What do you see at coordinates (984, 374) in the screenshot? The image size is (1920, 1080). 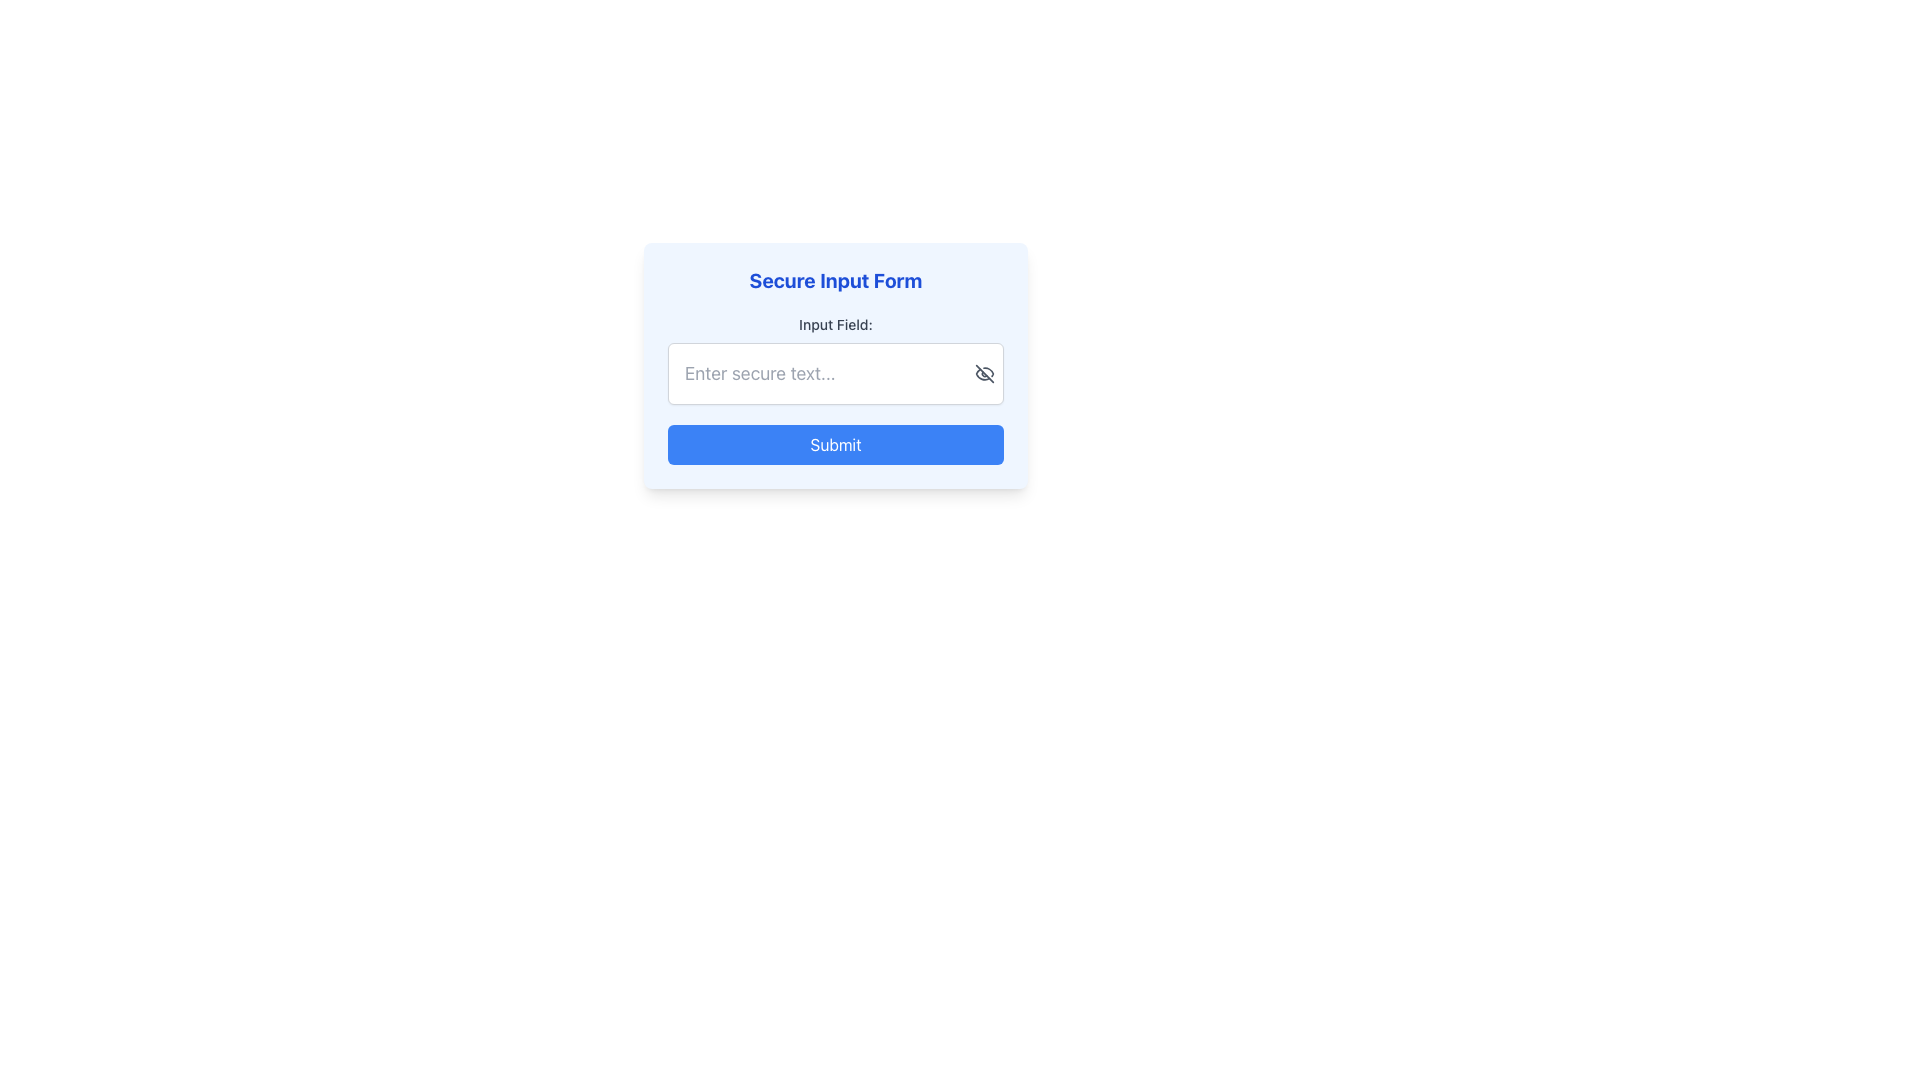 I see `the eye-shaped icon with a strikethrough` at bounding box center [984, 374].